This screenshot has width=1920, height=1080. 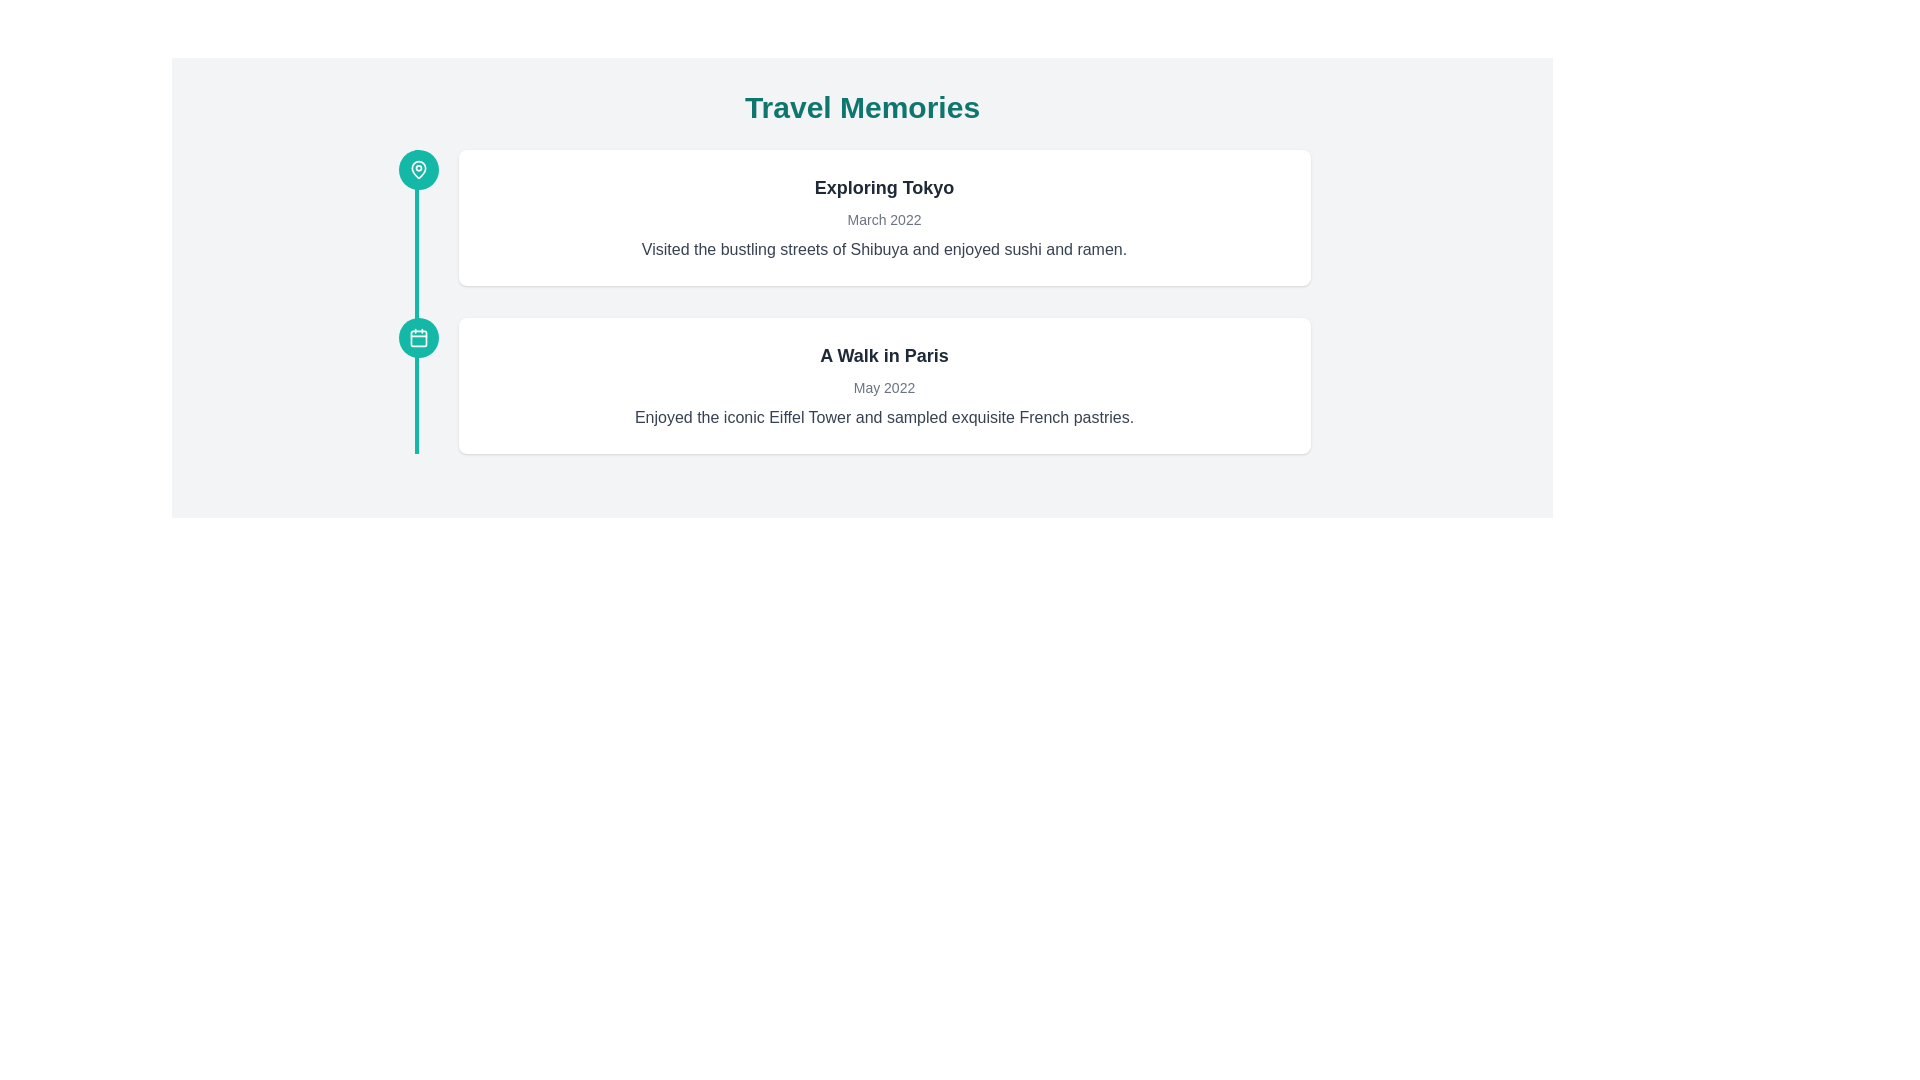 I want to click on the circular calendar icon with a teal background and white calendar symbol, located to the left of the 'A Walk in Paris' section on the timeline, so click(x=417, y=337).